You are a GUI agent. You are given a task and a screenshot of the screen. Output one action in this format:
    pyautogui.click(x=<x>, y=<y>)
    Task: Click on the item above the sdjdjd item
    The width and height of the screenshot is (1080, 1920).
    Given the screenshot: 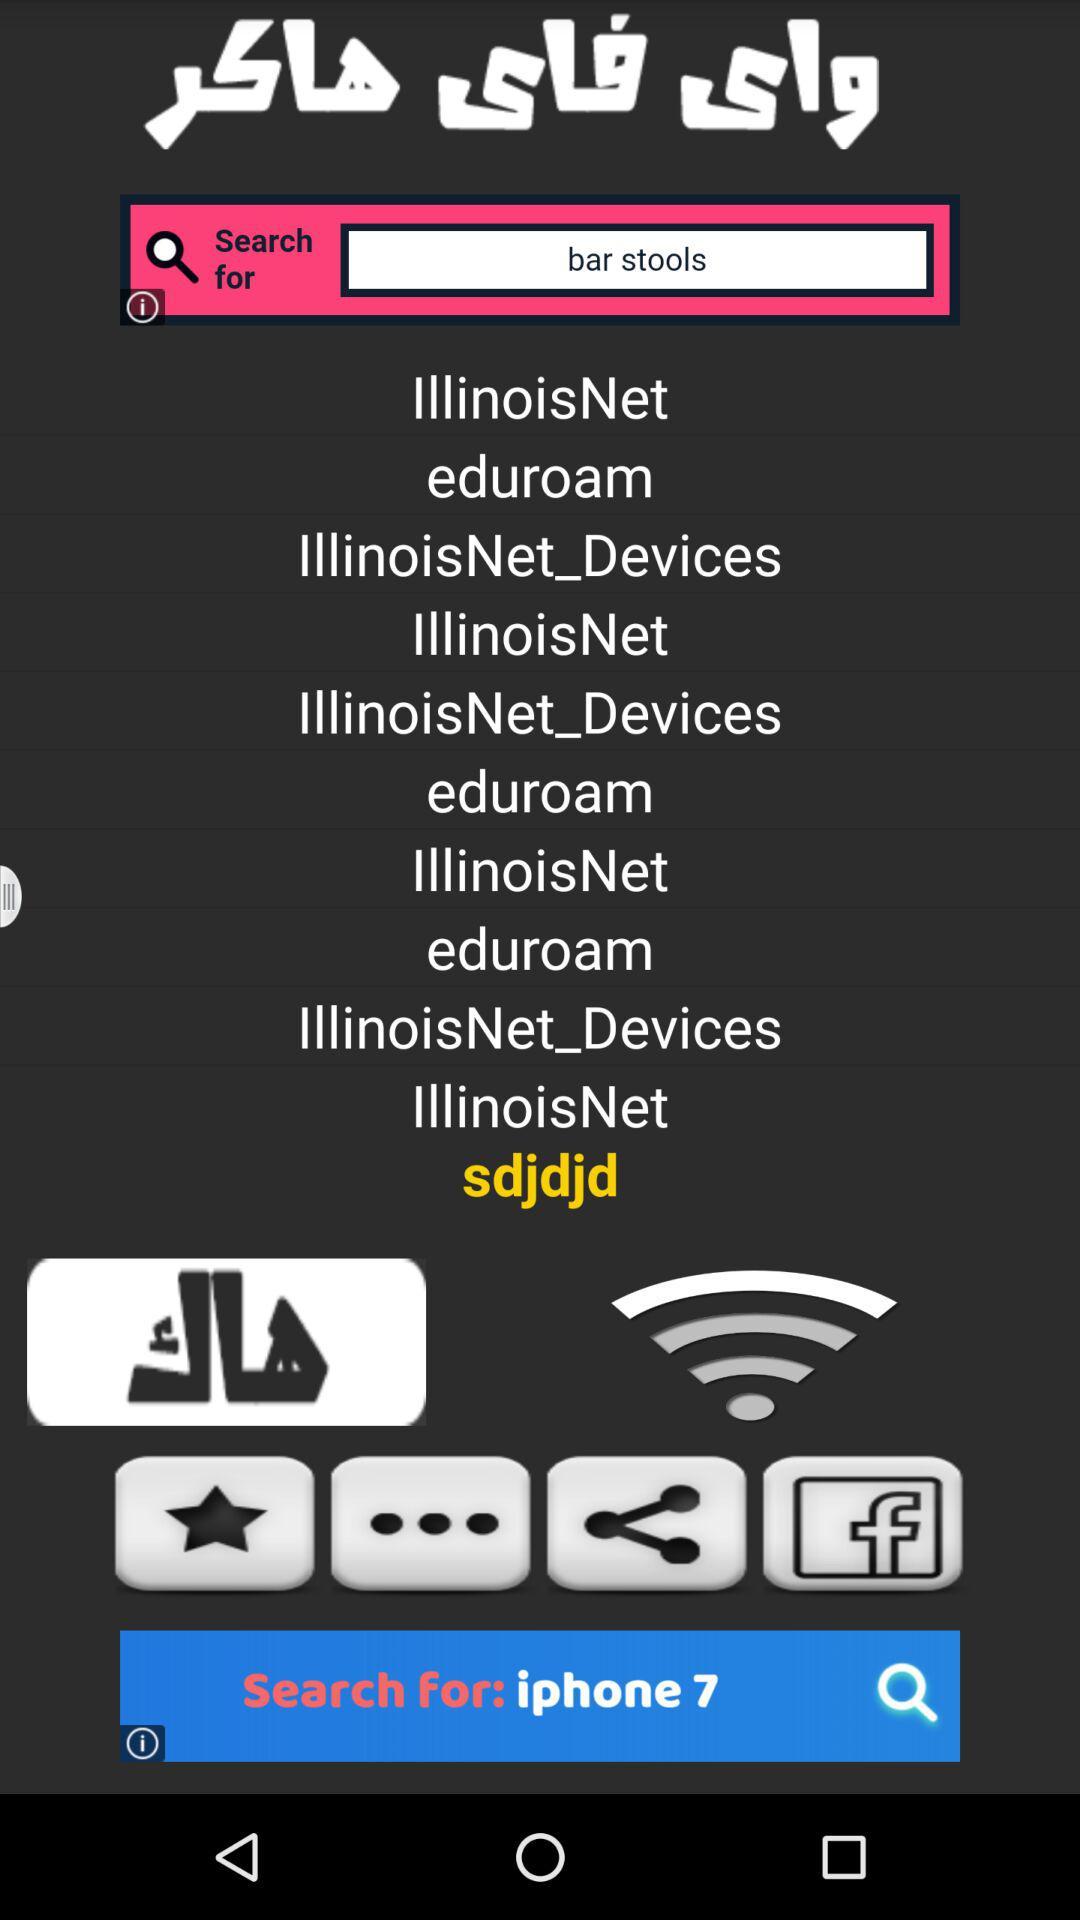 What is the action you would take?
    pyautogui.click(x=23, y=895)
    